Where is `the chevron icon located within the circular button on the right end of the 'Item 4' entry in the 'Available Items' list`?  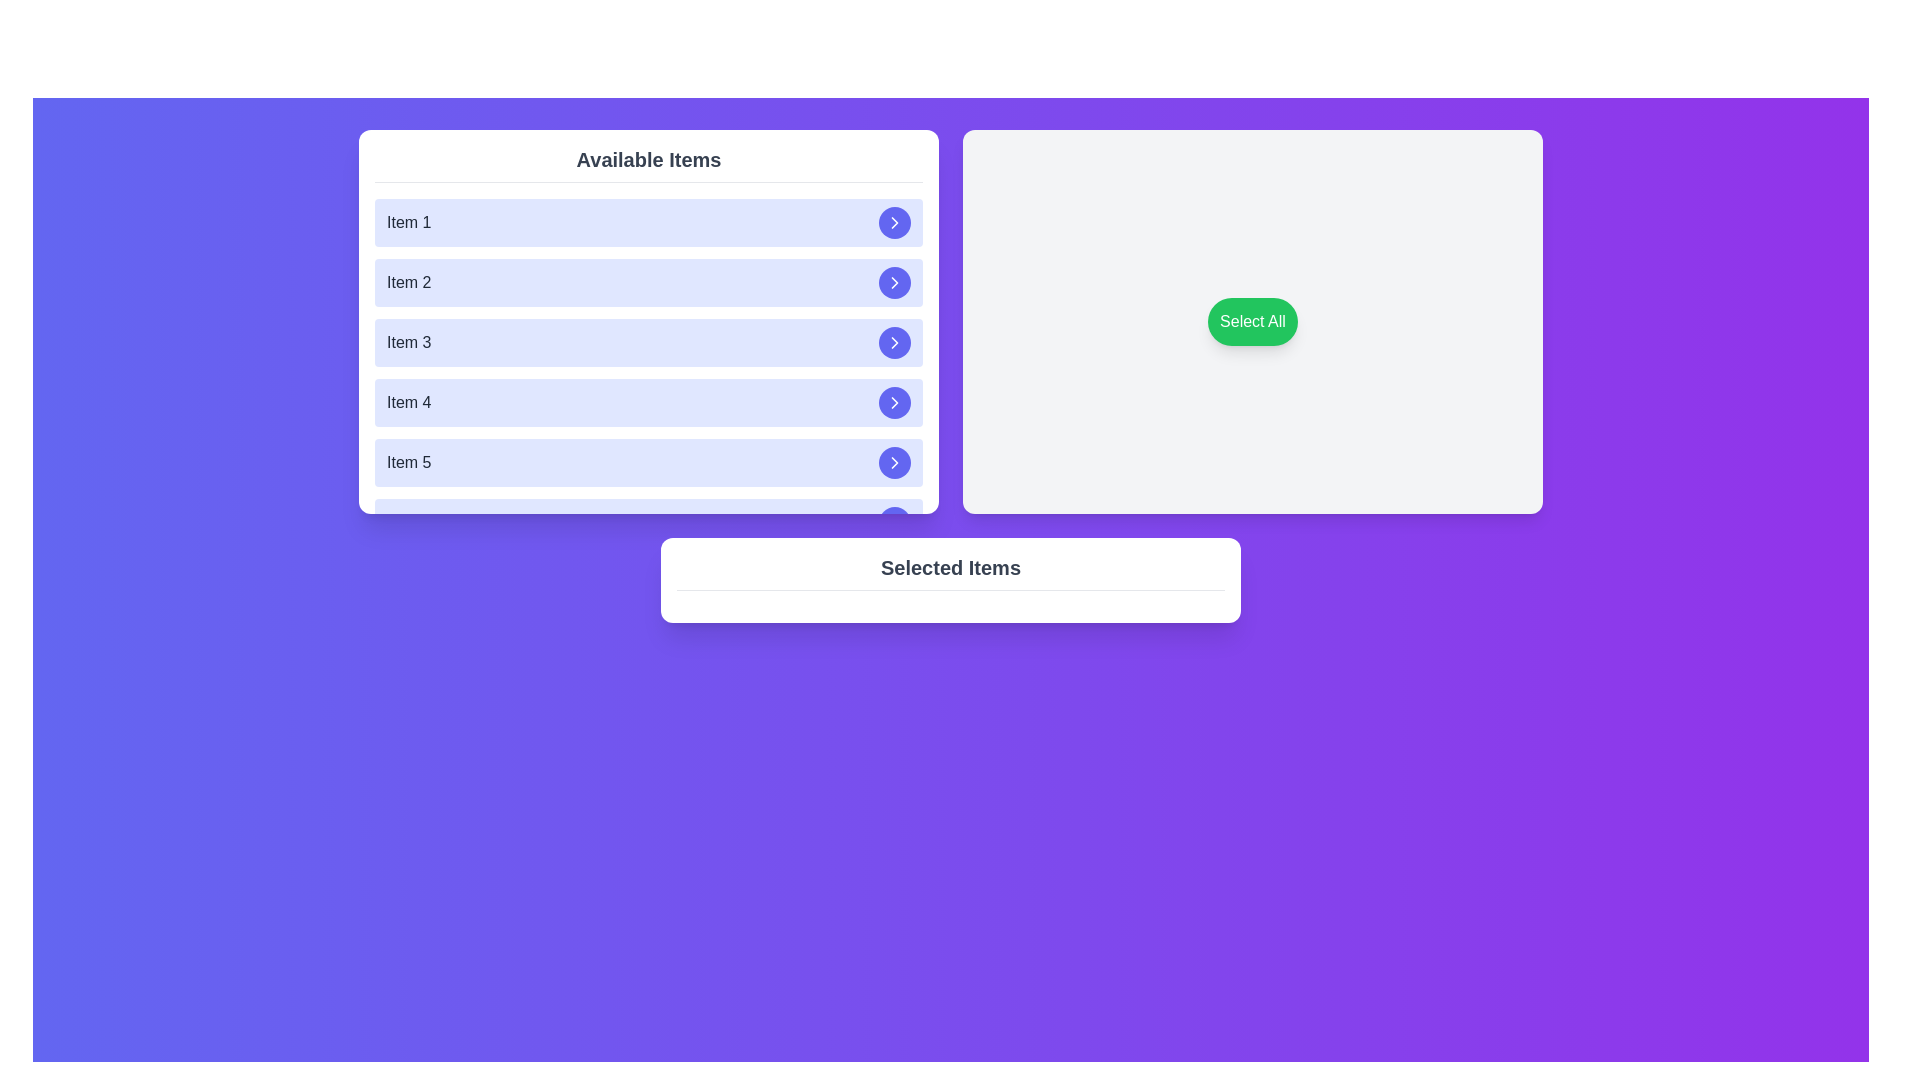
the chevron icon located within the circular button on the right end of the 'Item 4' entry in the 'Available Items' list is located at coordinates (893, 402).